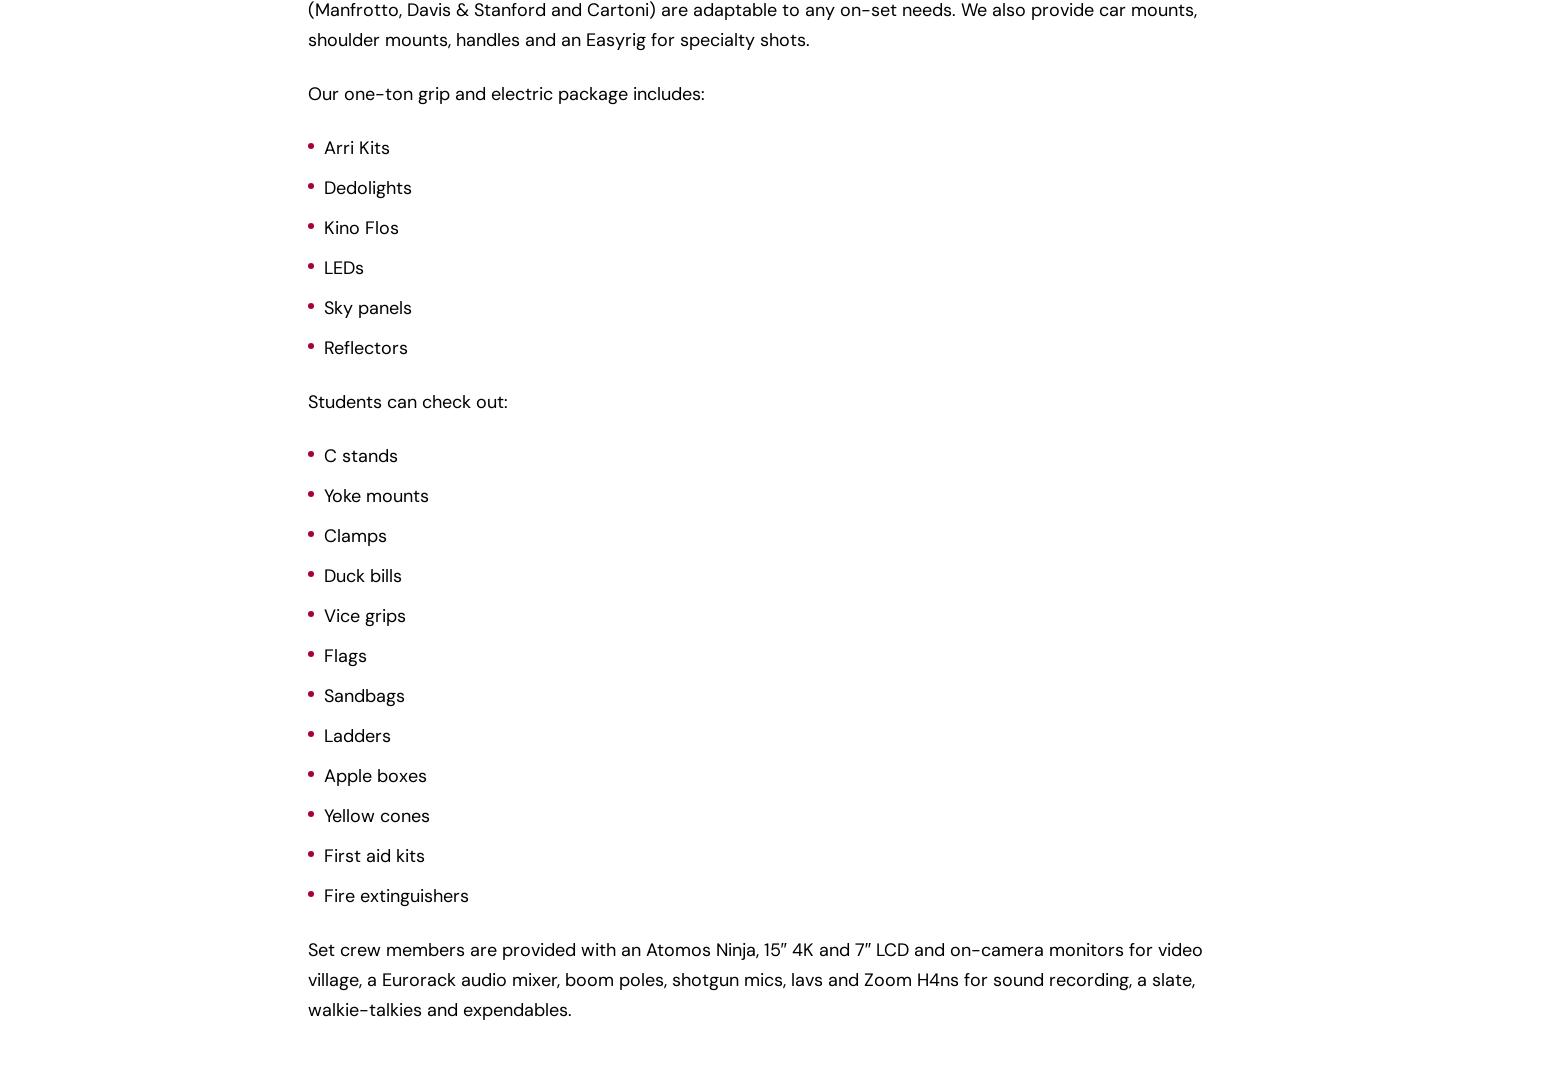 The width and height of the screenshot is (1550, 1079). What do you see at coordinates (322, 455) in the screenshot?
I see `'C stands'` at bounding box center [322, 455].